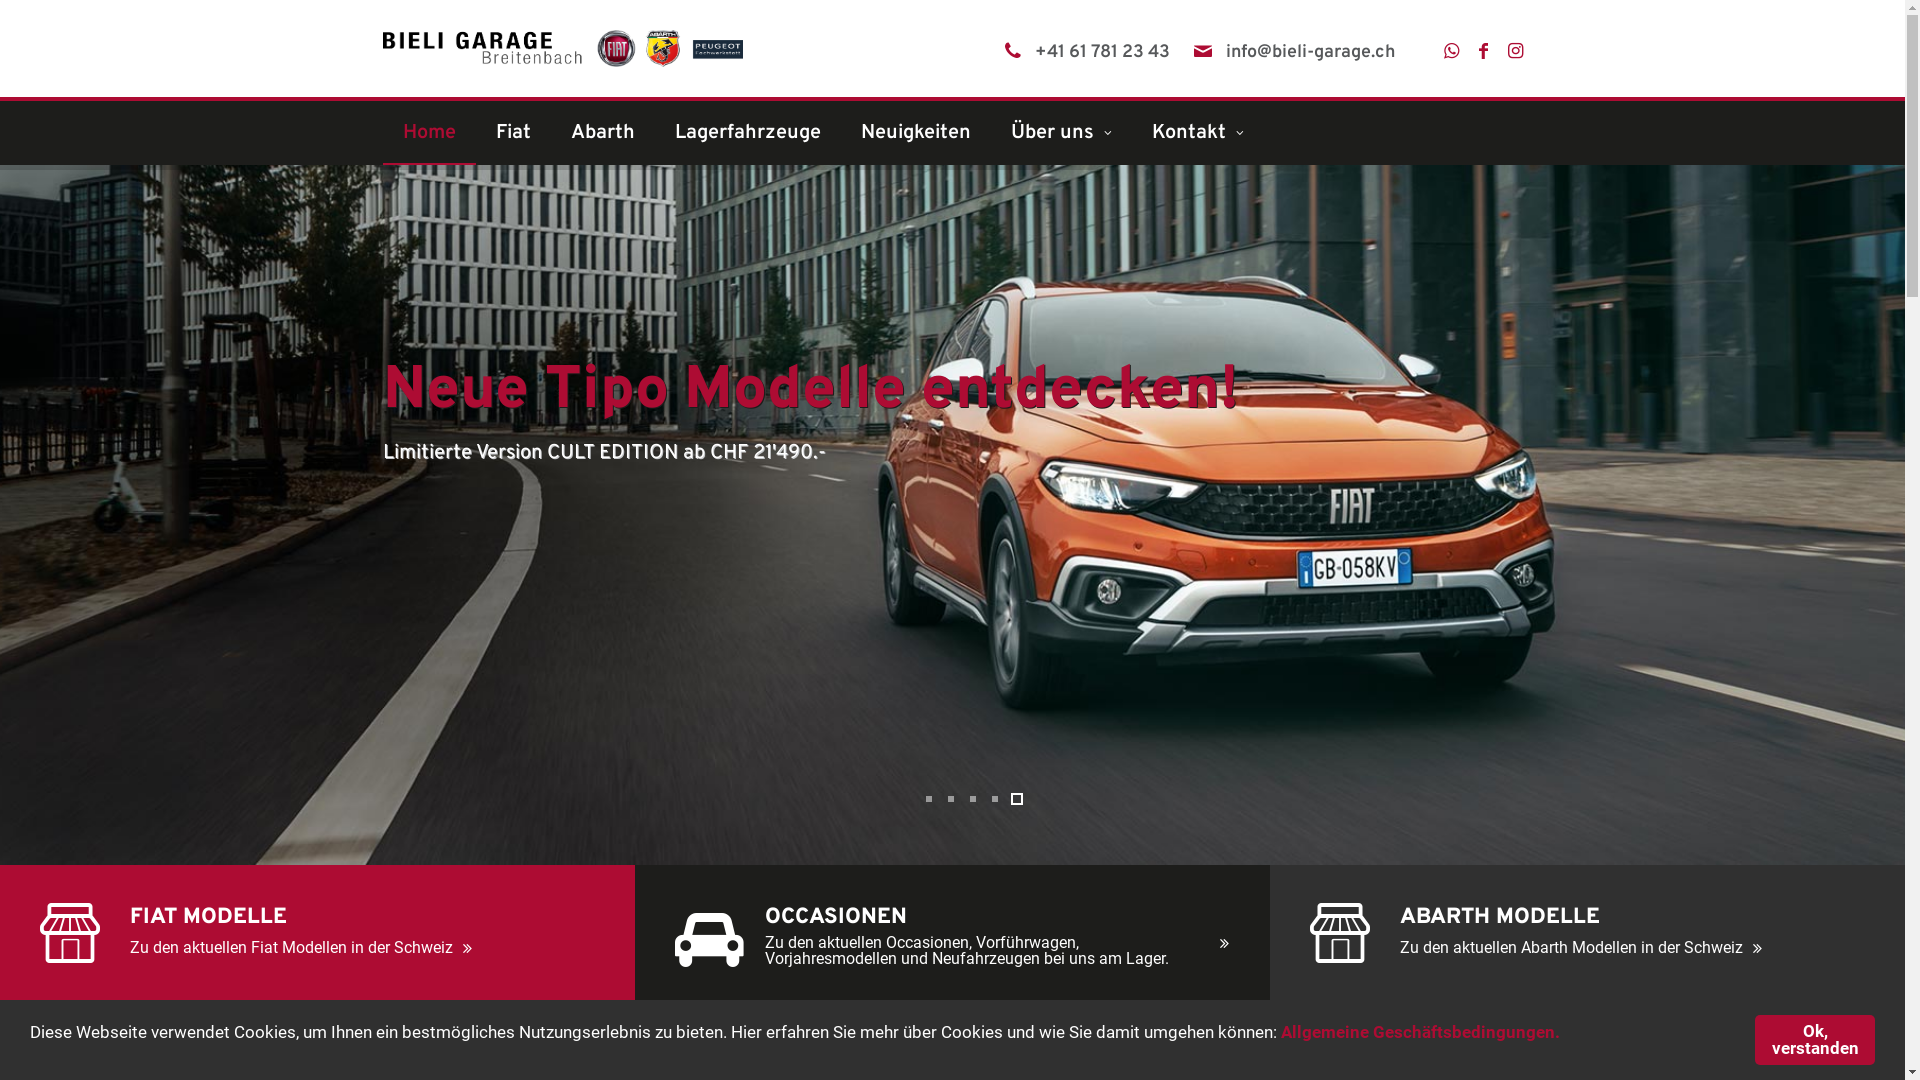 The height and width of the screenshot is (1080, 1920). Describe the element at coordinates (1100, 52) in the screenshot. I see `'+41 61 781 23 43'` at that location.